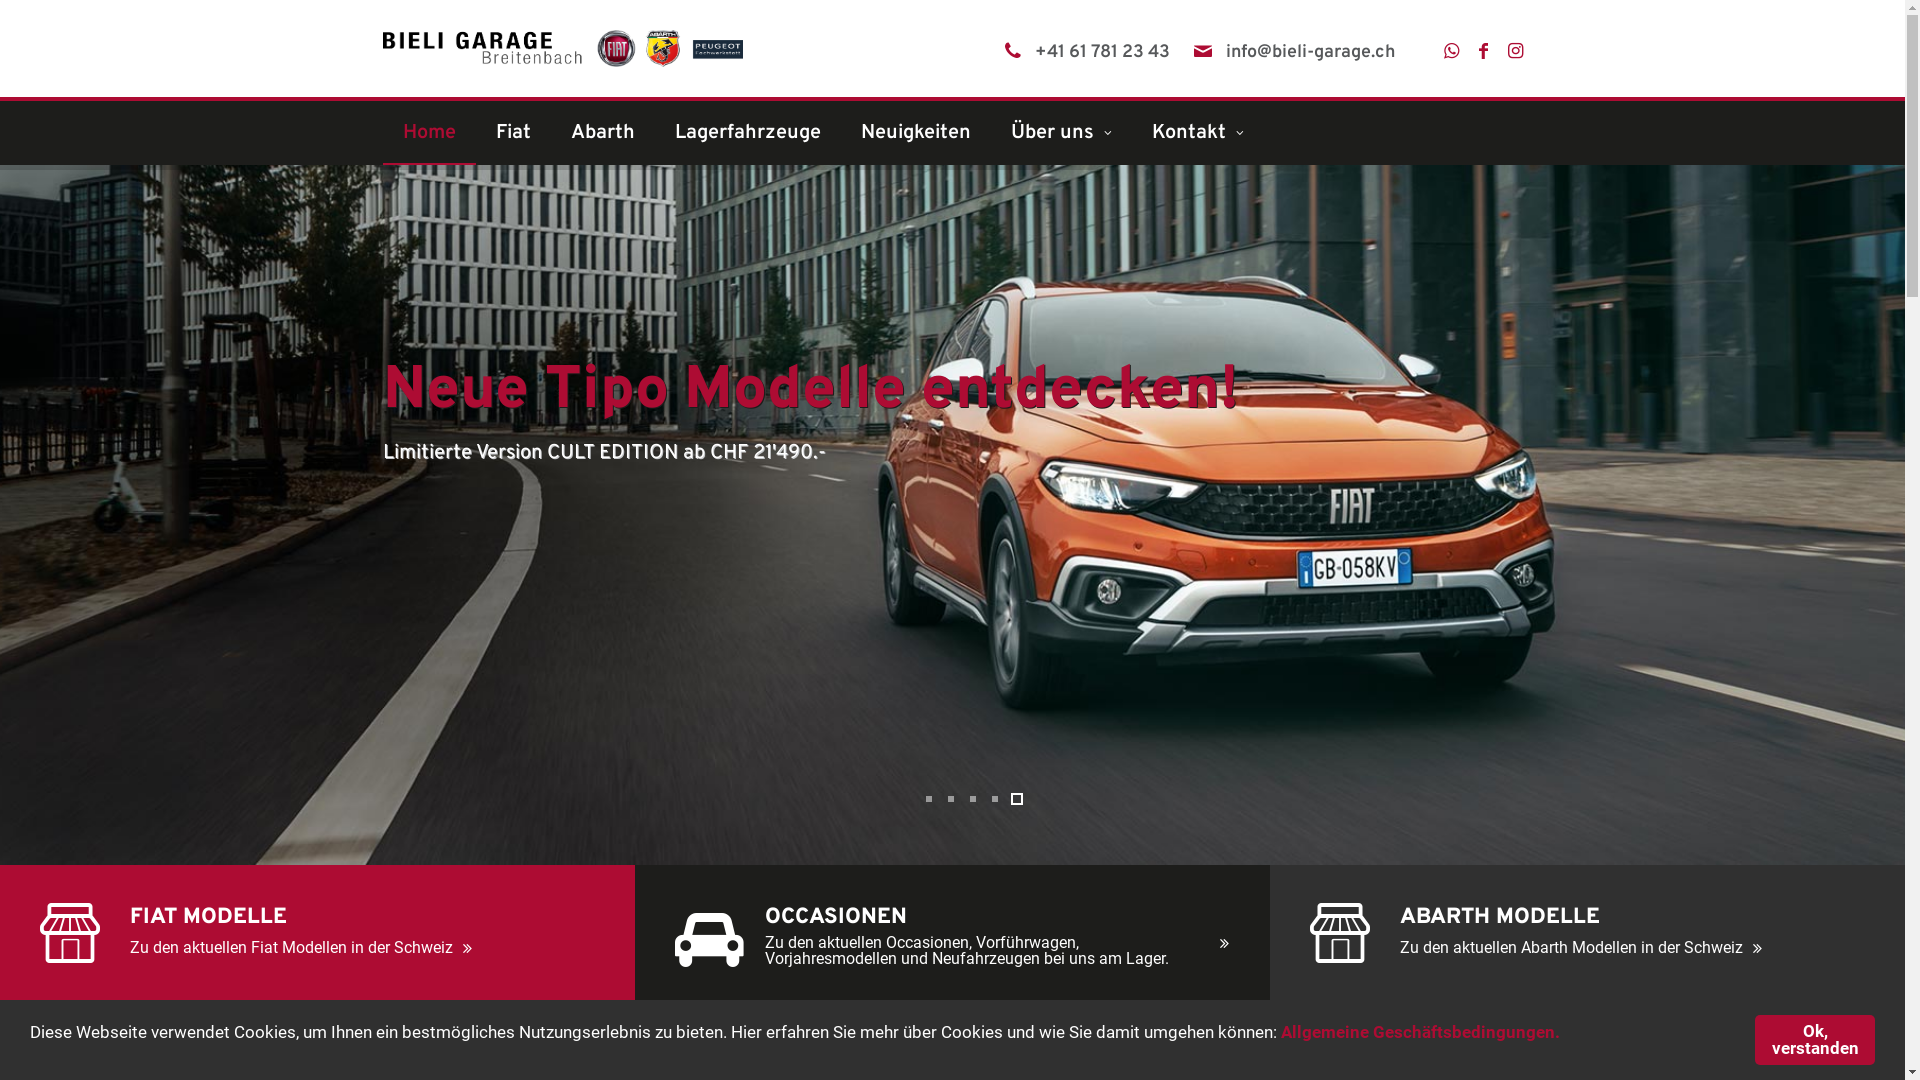 The height and width of the screenshot is (1080, 1920). Describe the element at coordinates (1100, 52) in the screenshot. I see `'+41 61 781 23 43'` at that location.